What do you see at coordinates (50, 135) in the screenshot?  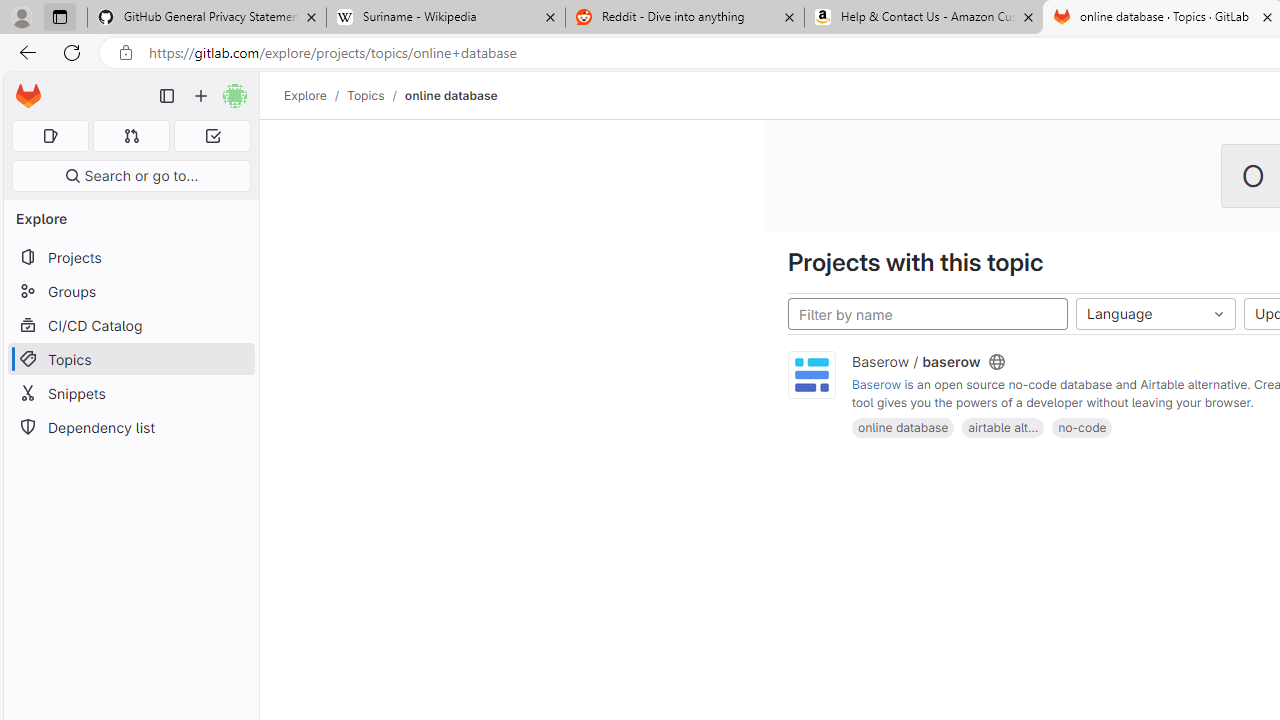 I see `'Assigned issues 0'` at bounding box center [50, 135].